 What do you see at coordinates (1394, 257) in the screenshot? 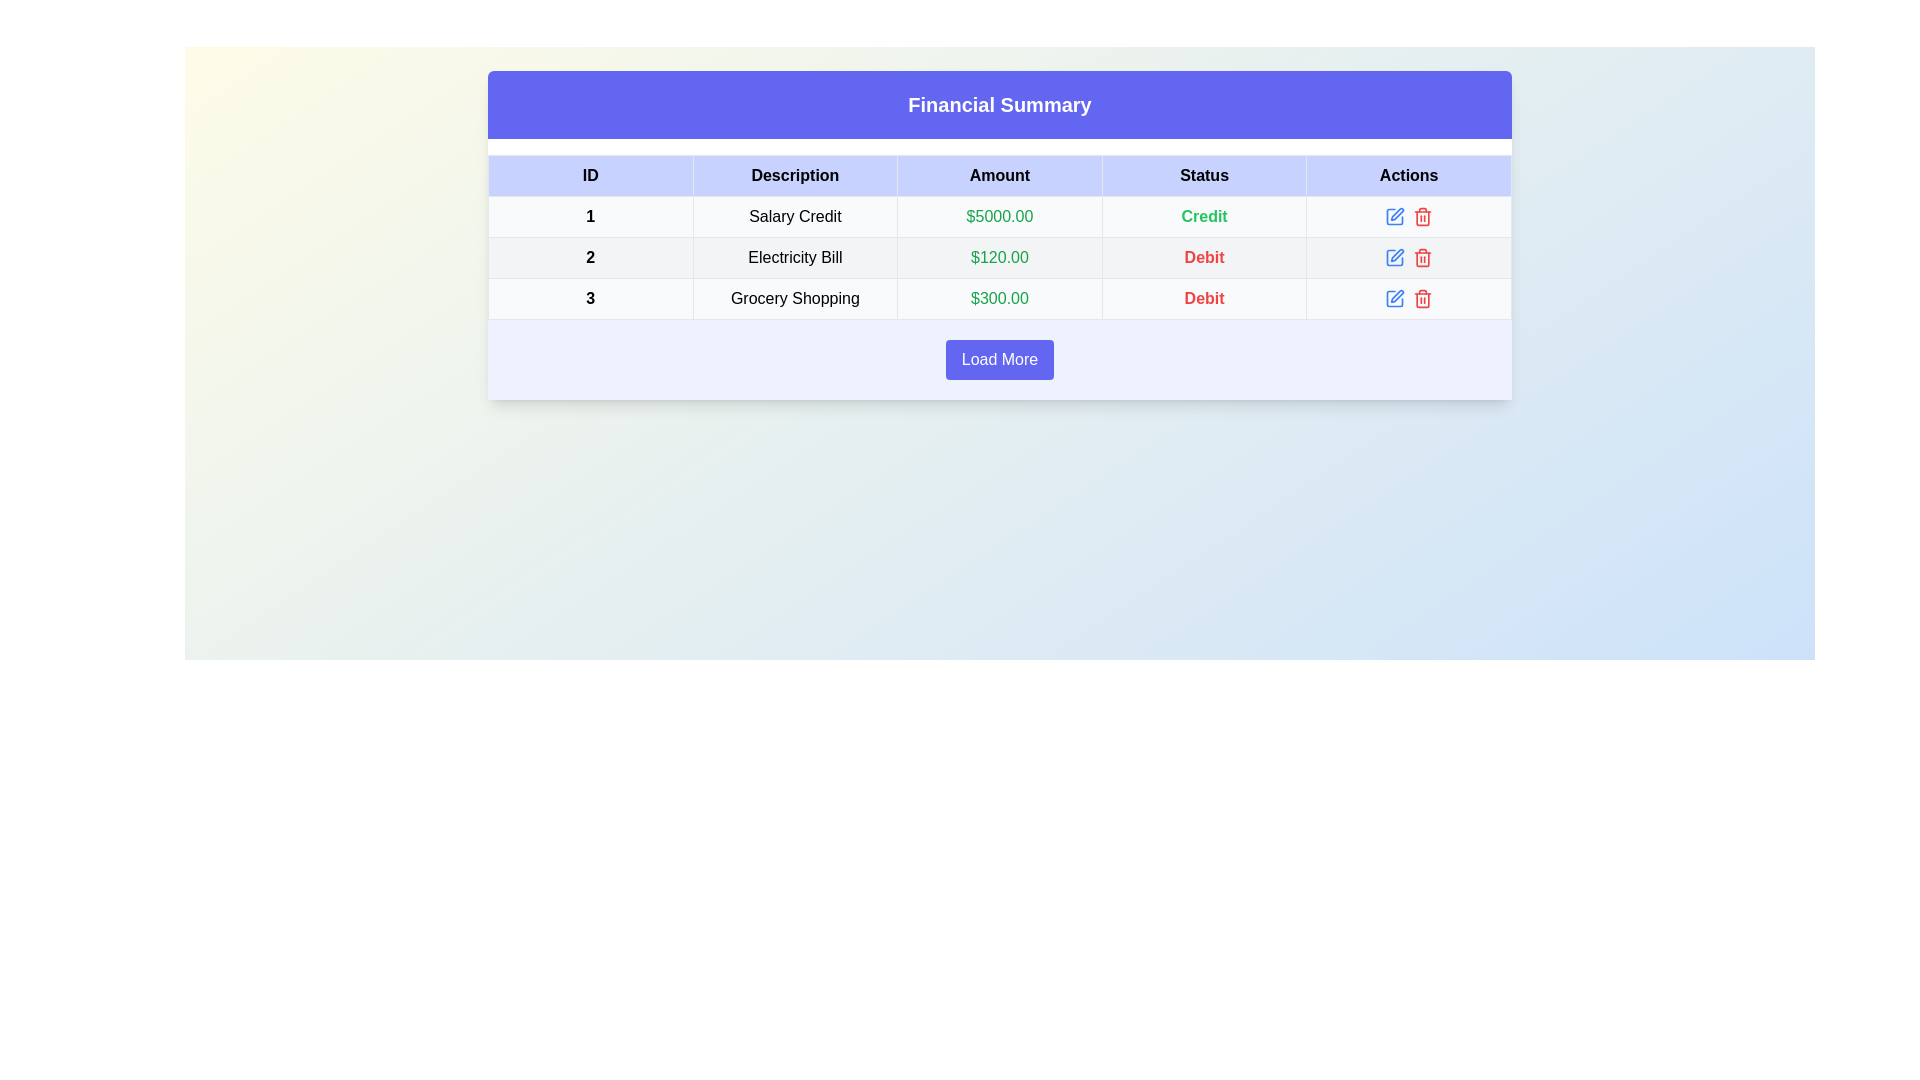
I see `the edit icon in the Actions column of the second row of the table` at bounding box center [1394, 257].